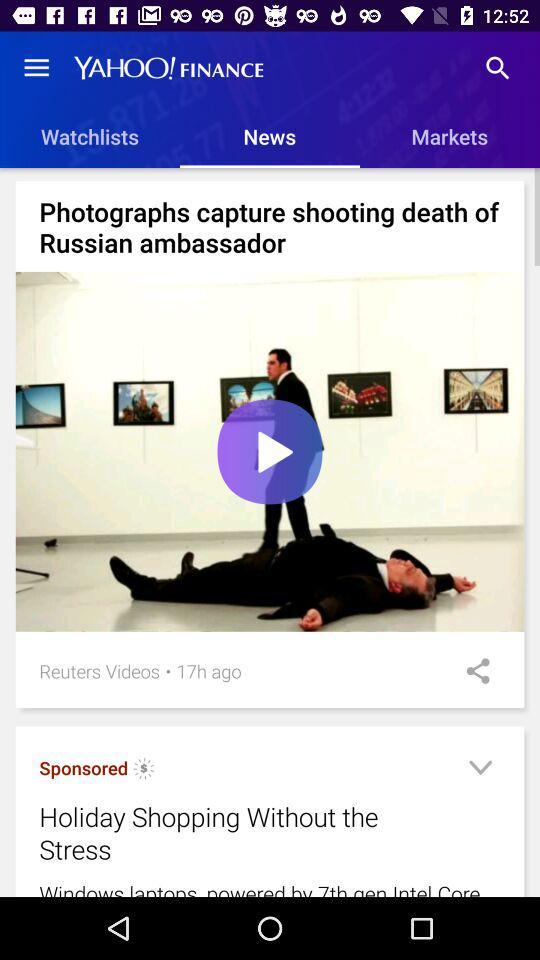 The width and height of the screenshot is (540, 960). I want to click on item above the watchlists, so click(36, 68).